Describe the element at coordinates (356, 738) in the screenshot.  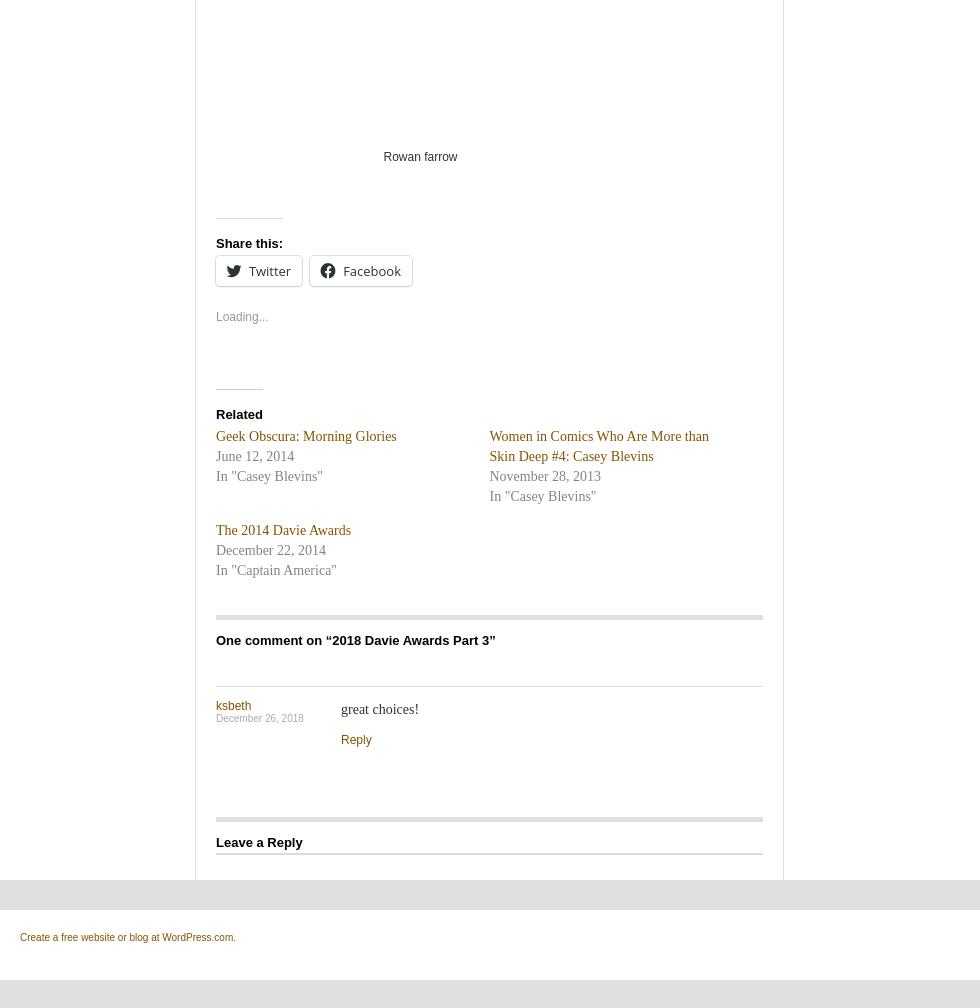
I see `'Reply'` at that location.